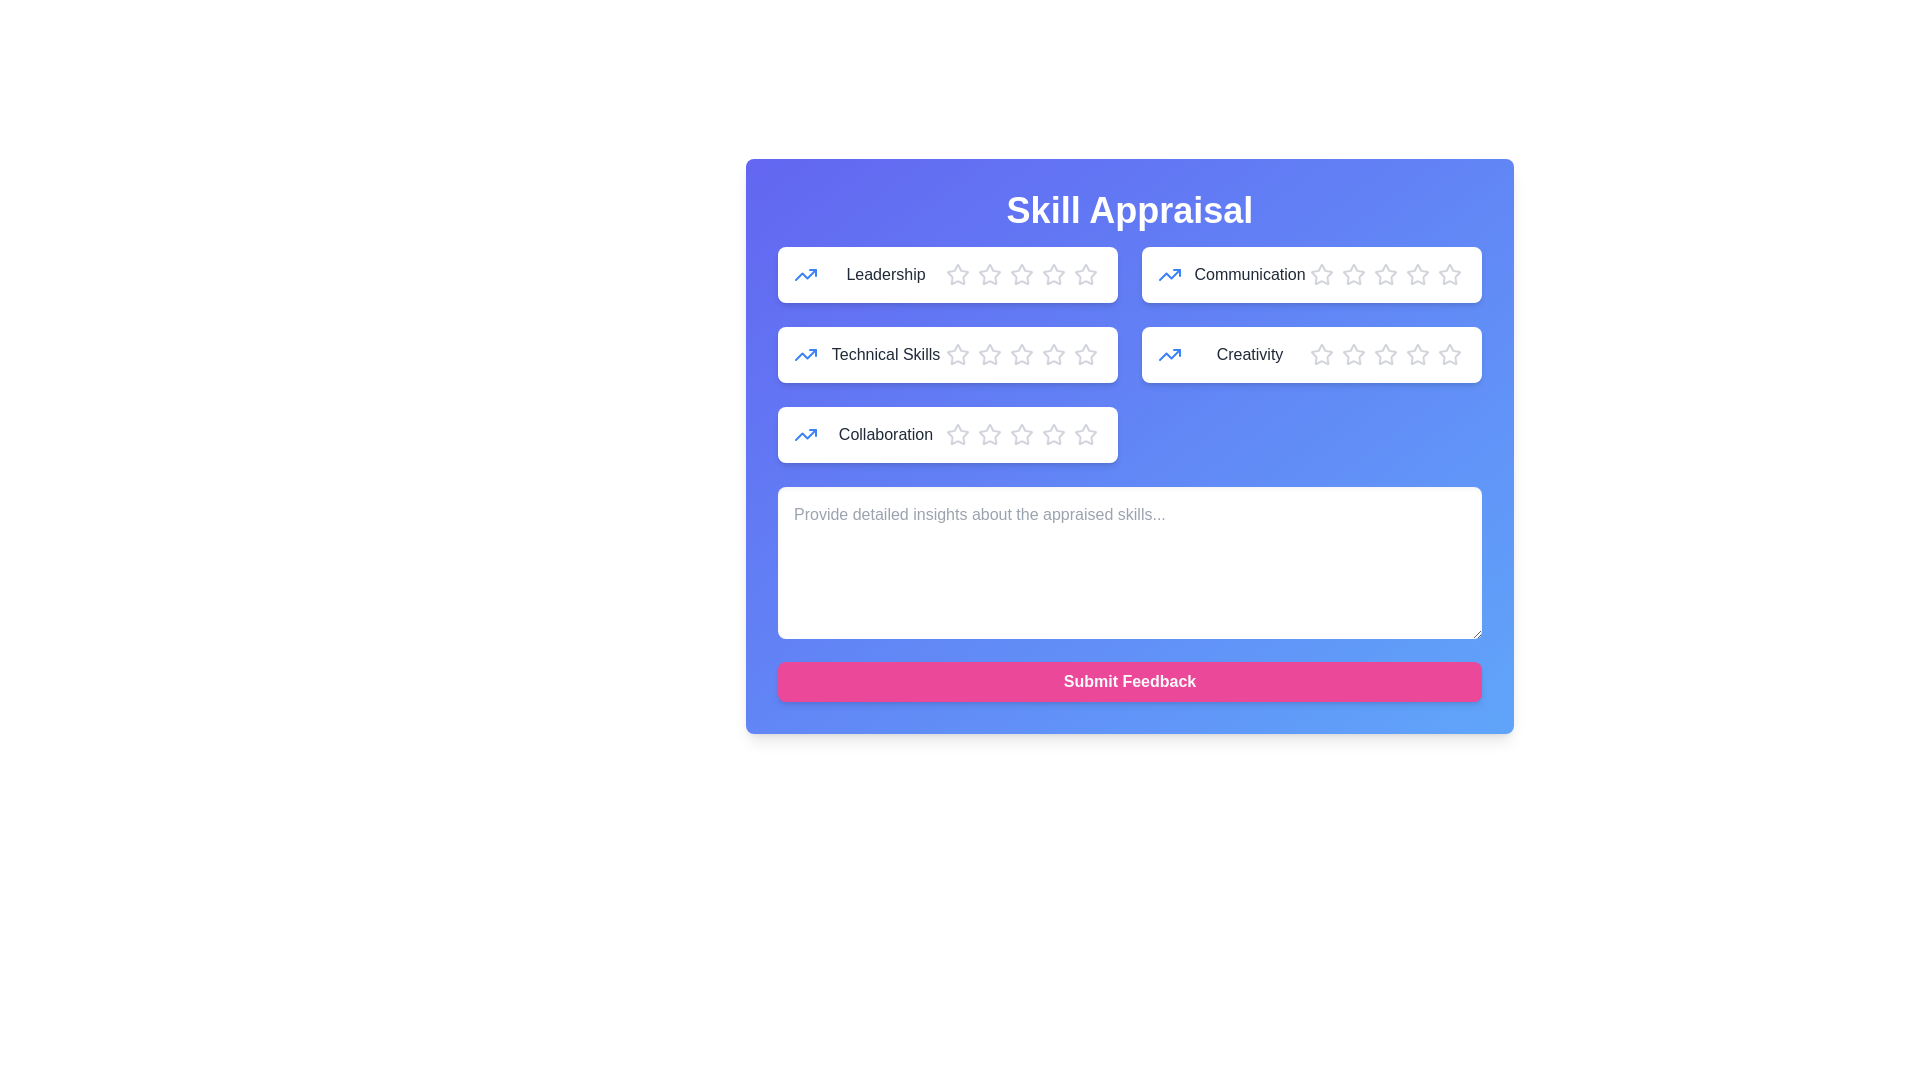 The image size is (1920, 1080). I want to click on the star corresponding to 5 stars to preview the rating, so click(1084, 274).